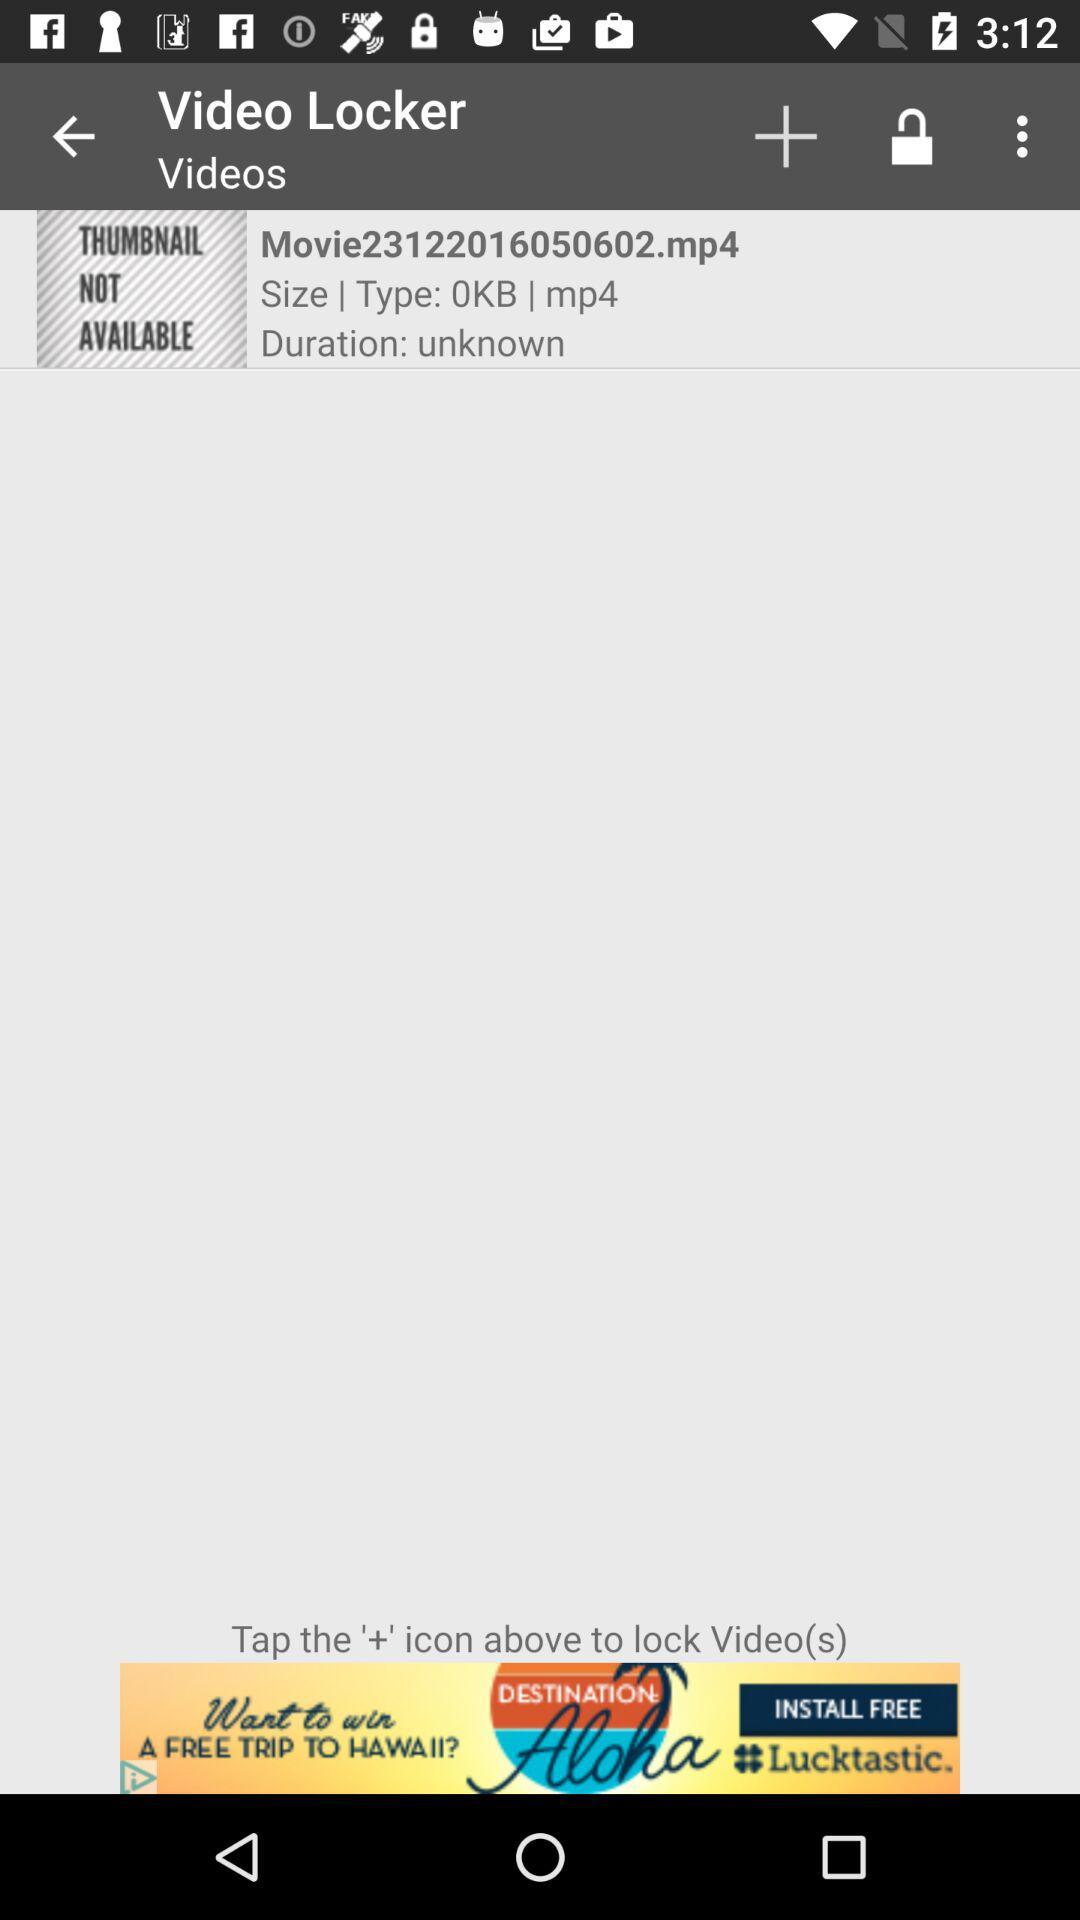  Describe the element at coordinates (411, 341) in the screenshot. I see `item below the size type 0kb item` at that location.